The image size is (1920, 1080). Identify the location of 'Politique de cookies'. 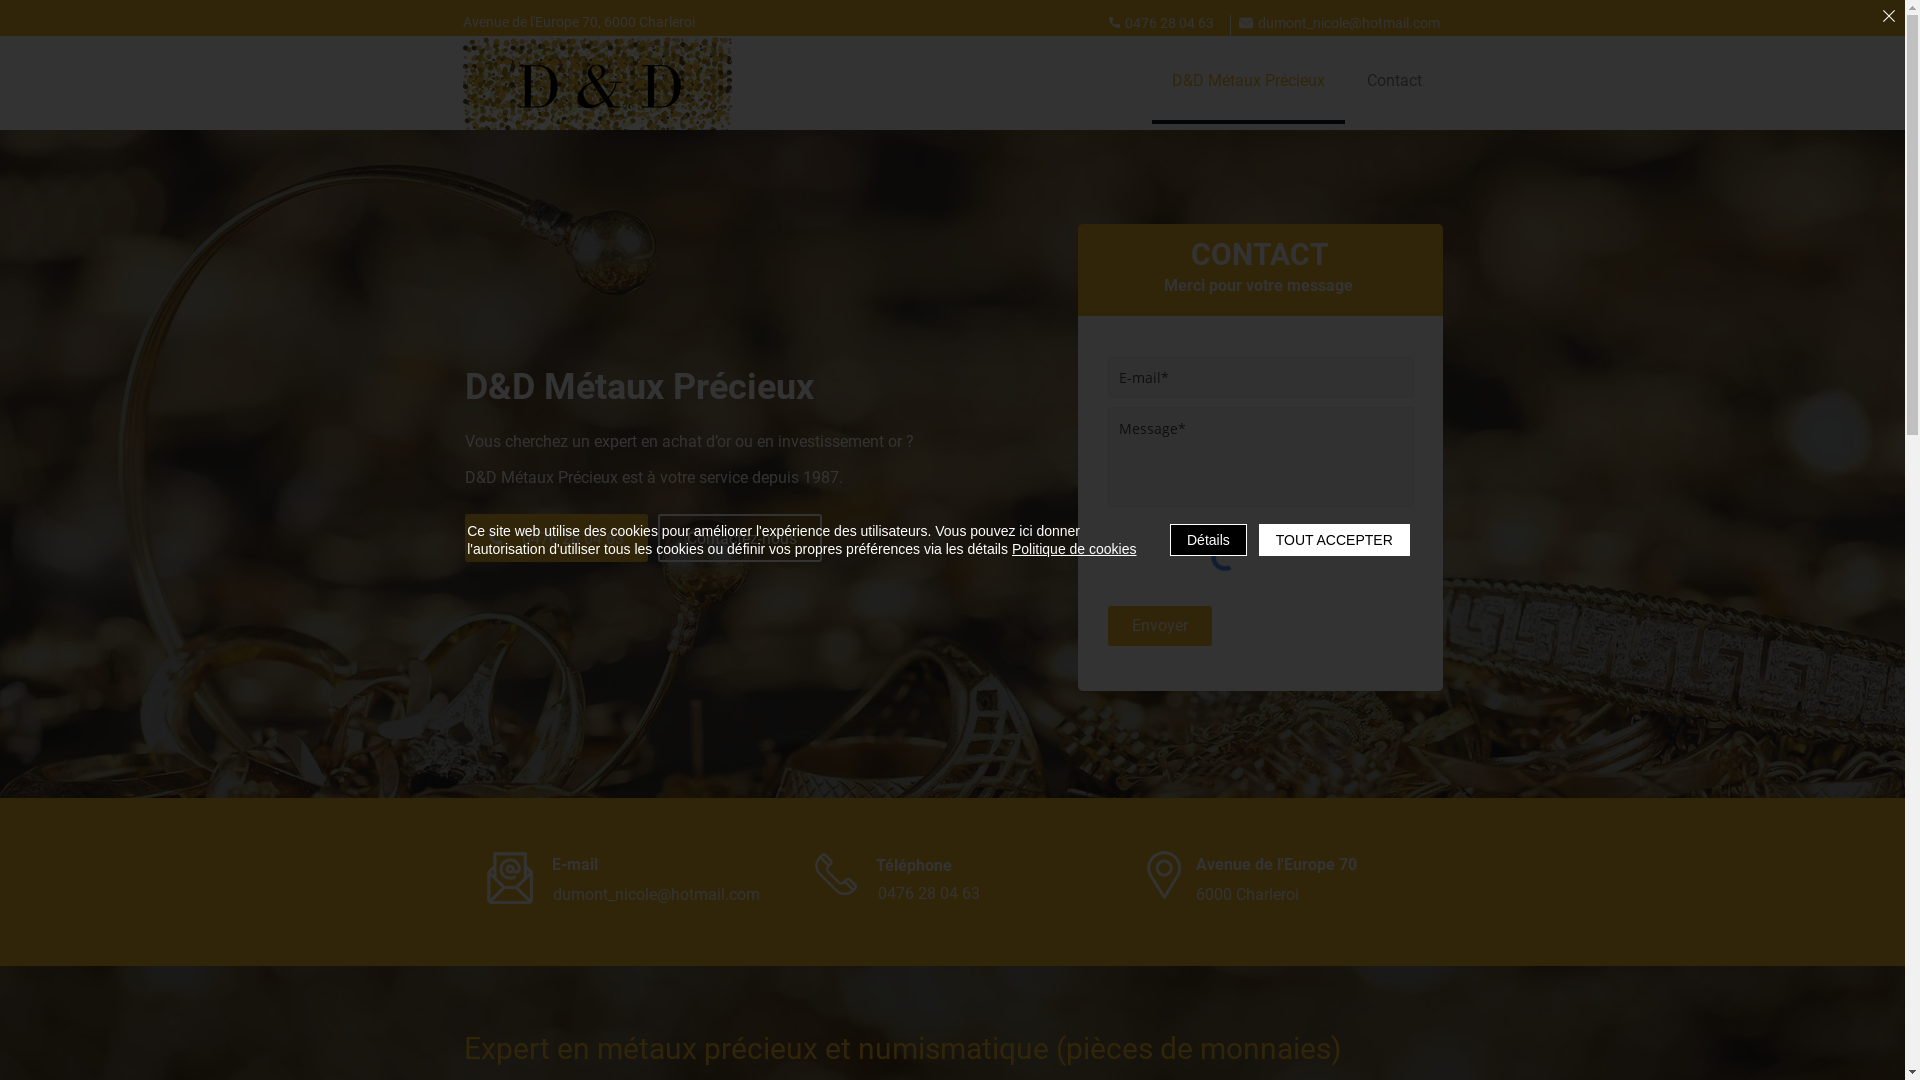
(1073, 548).